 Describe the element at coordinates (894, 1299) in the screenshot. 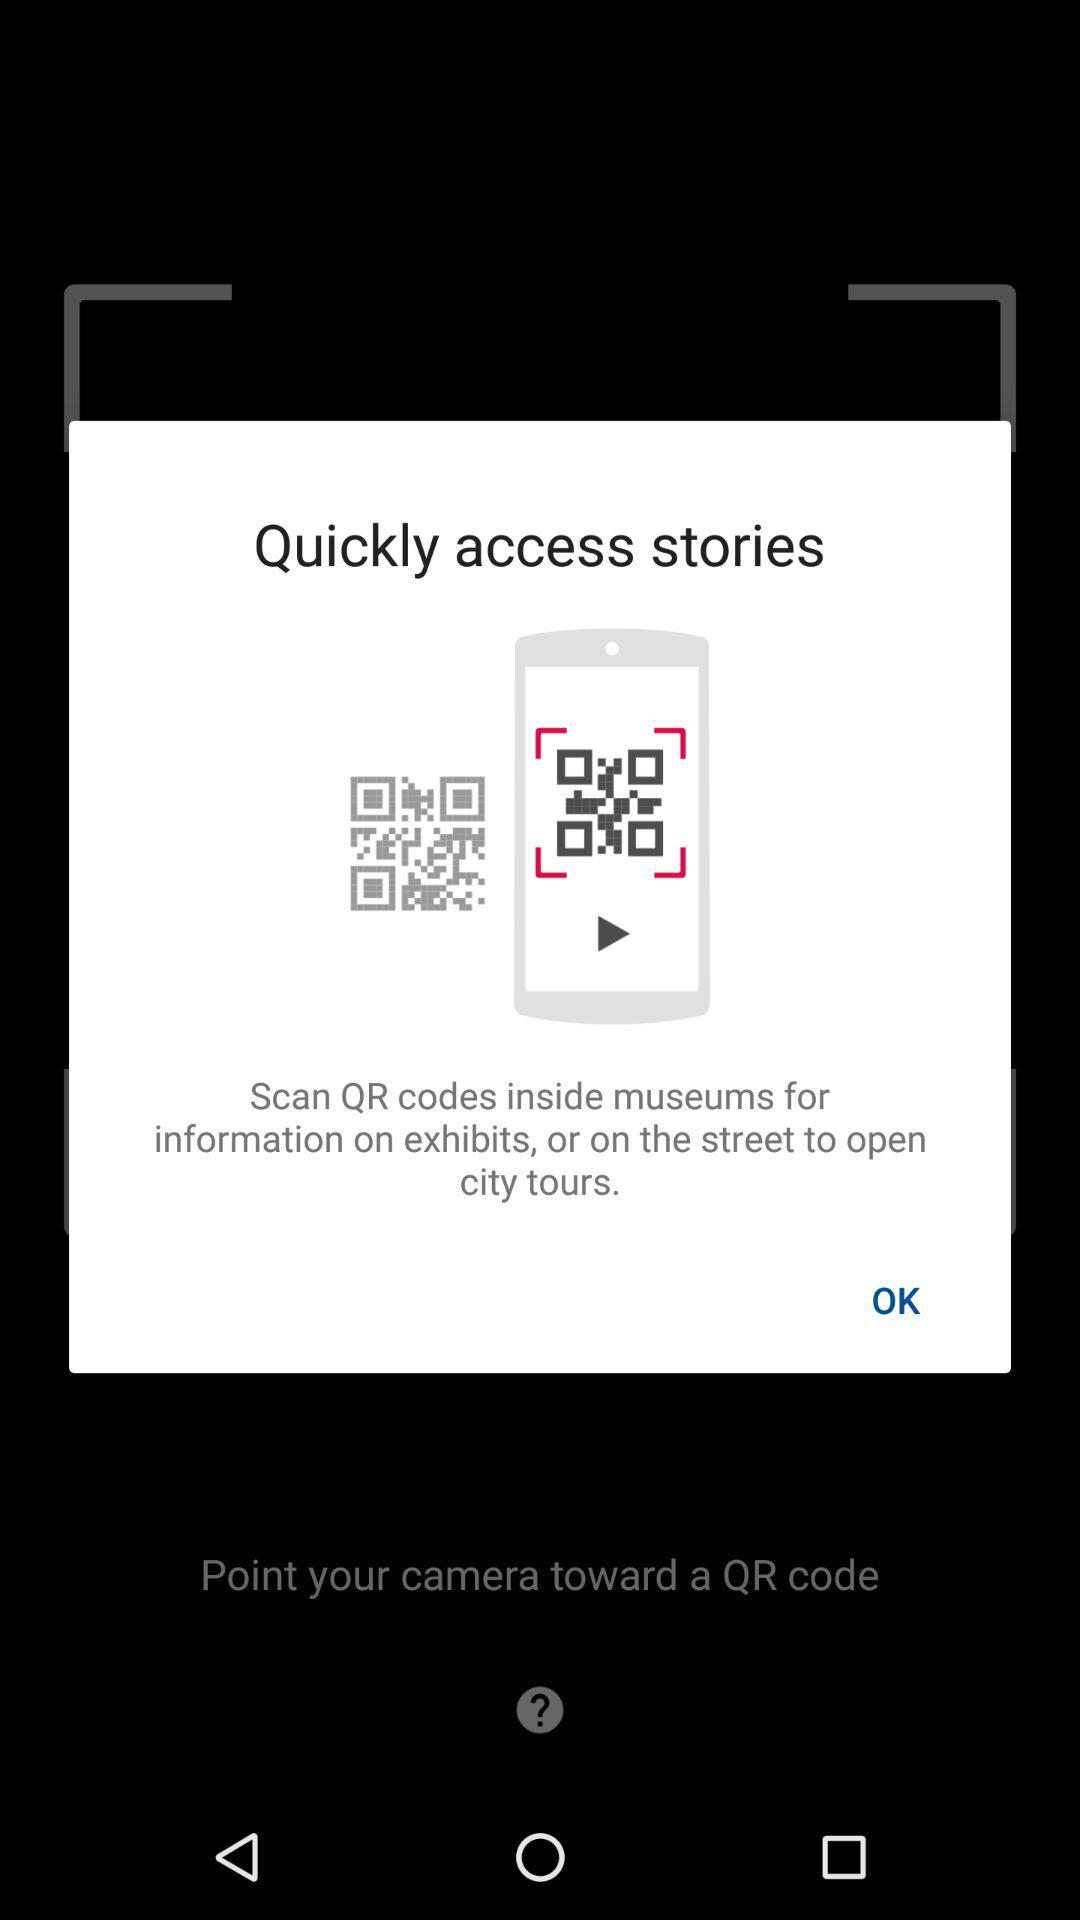

I see `button at the bottom right corner` at that location.